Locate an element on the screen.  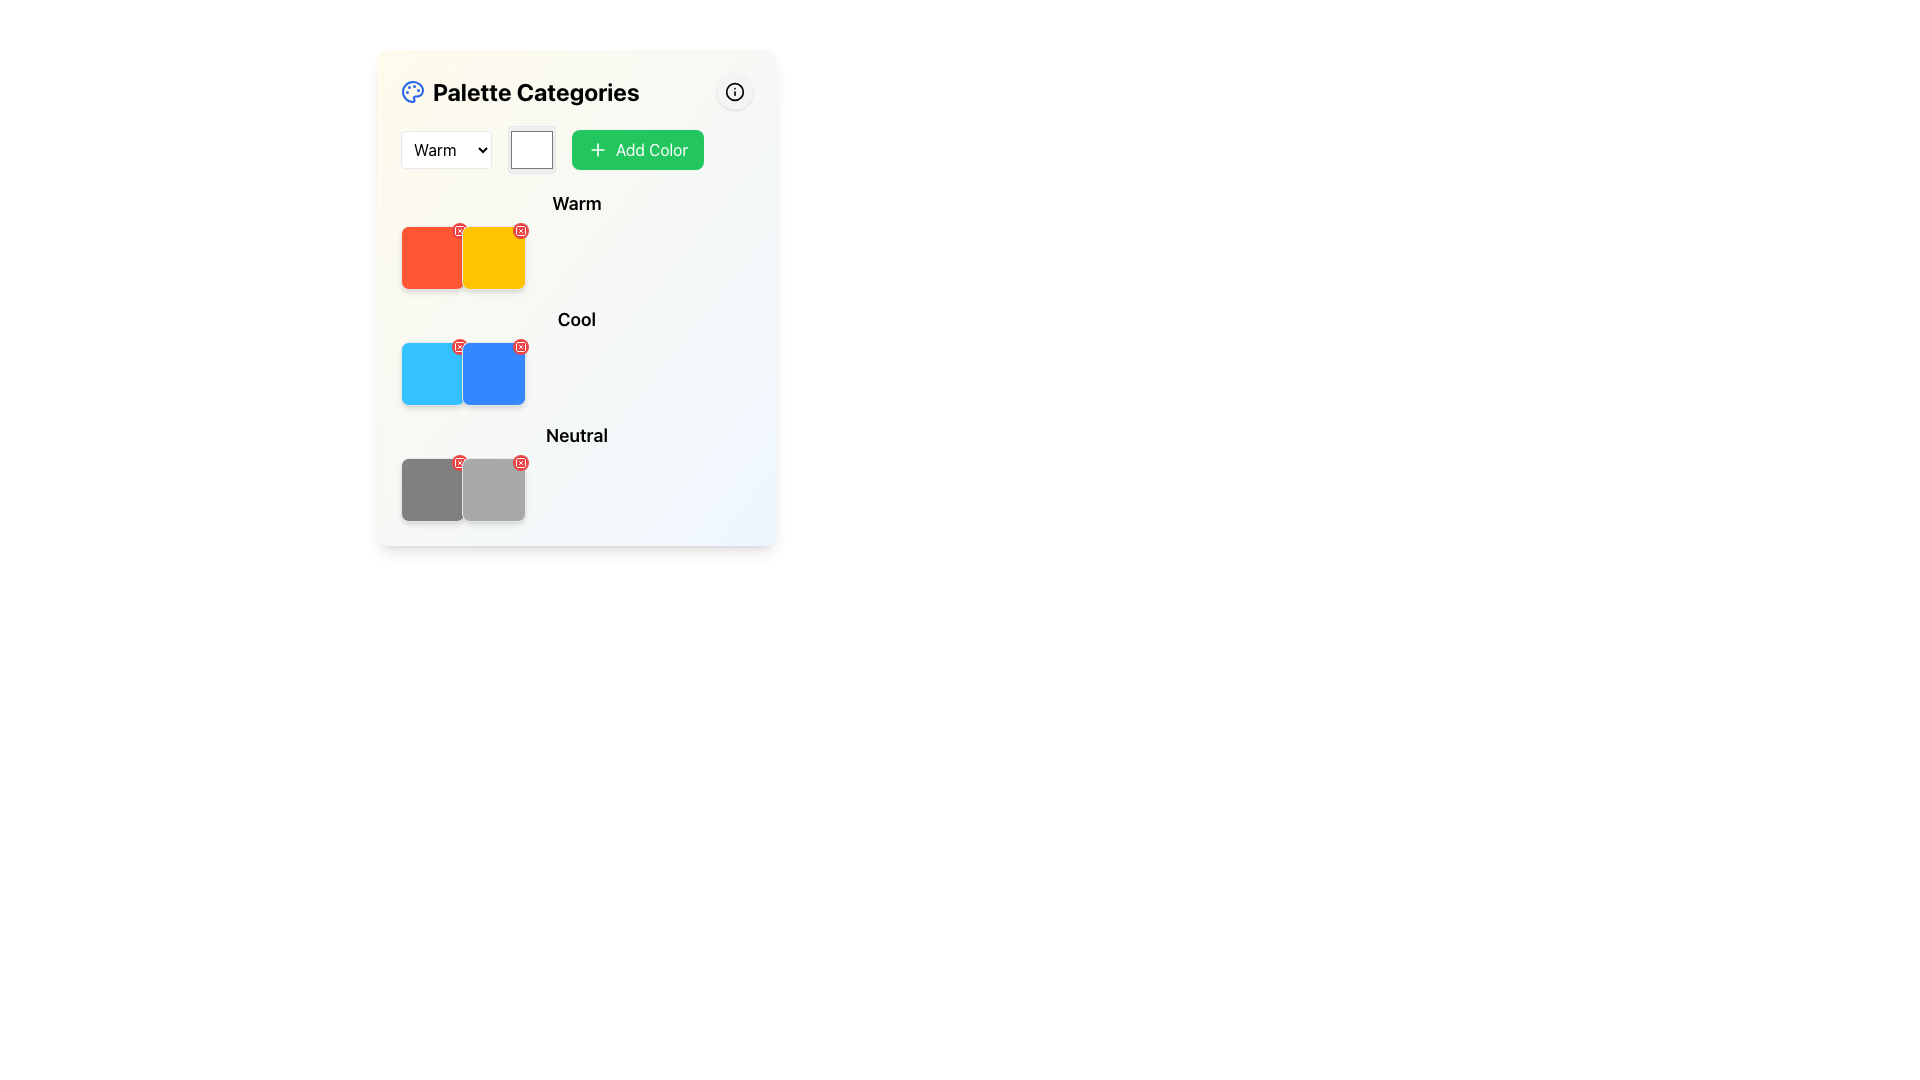
the delete button located in the top-right corner of the blue-colored square panel in the 'Cool' section of the color palette interface is located at coordinates (521, 346).